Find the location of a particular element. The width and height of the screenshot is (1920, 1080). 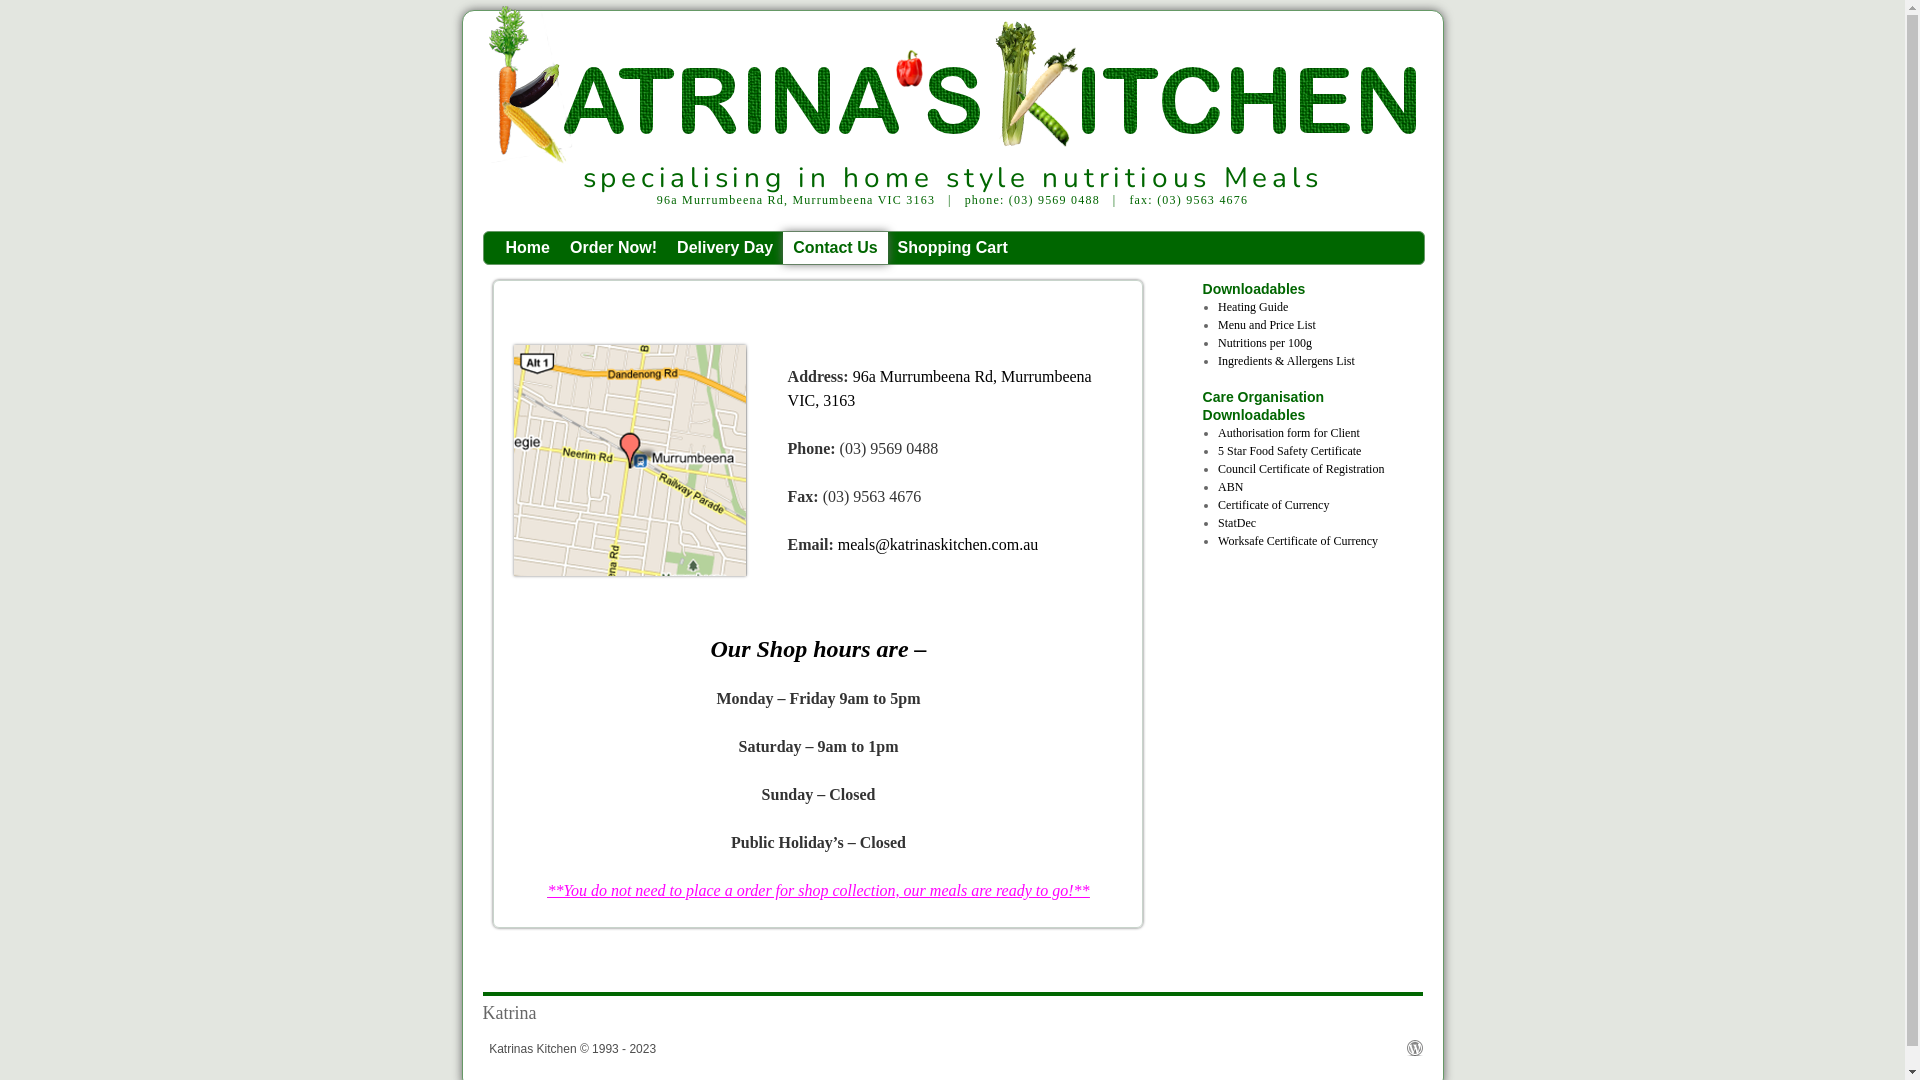

'Council Certificate of Registration' is located at coordinates (1300, 469).